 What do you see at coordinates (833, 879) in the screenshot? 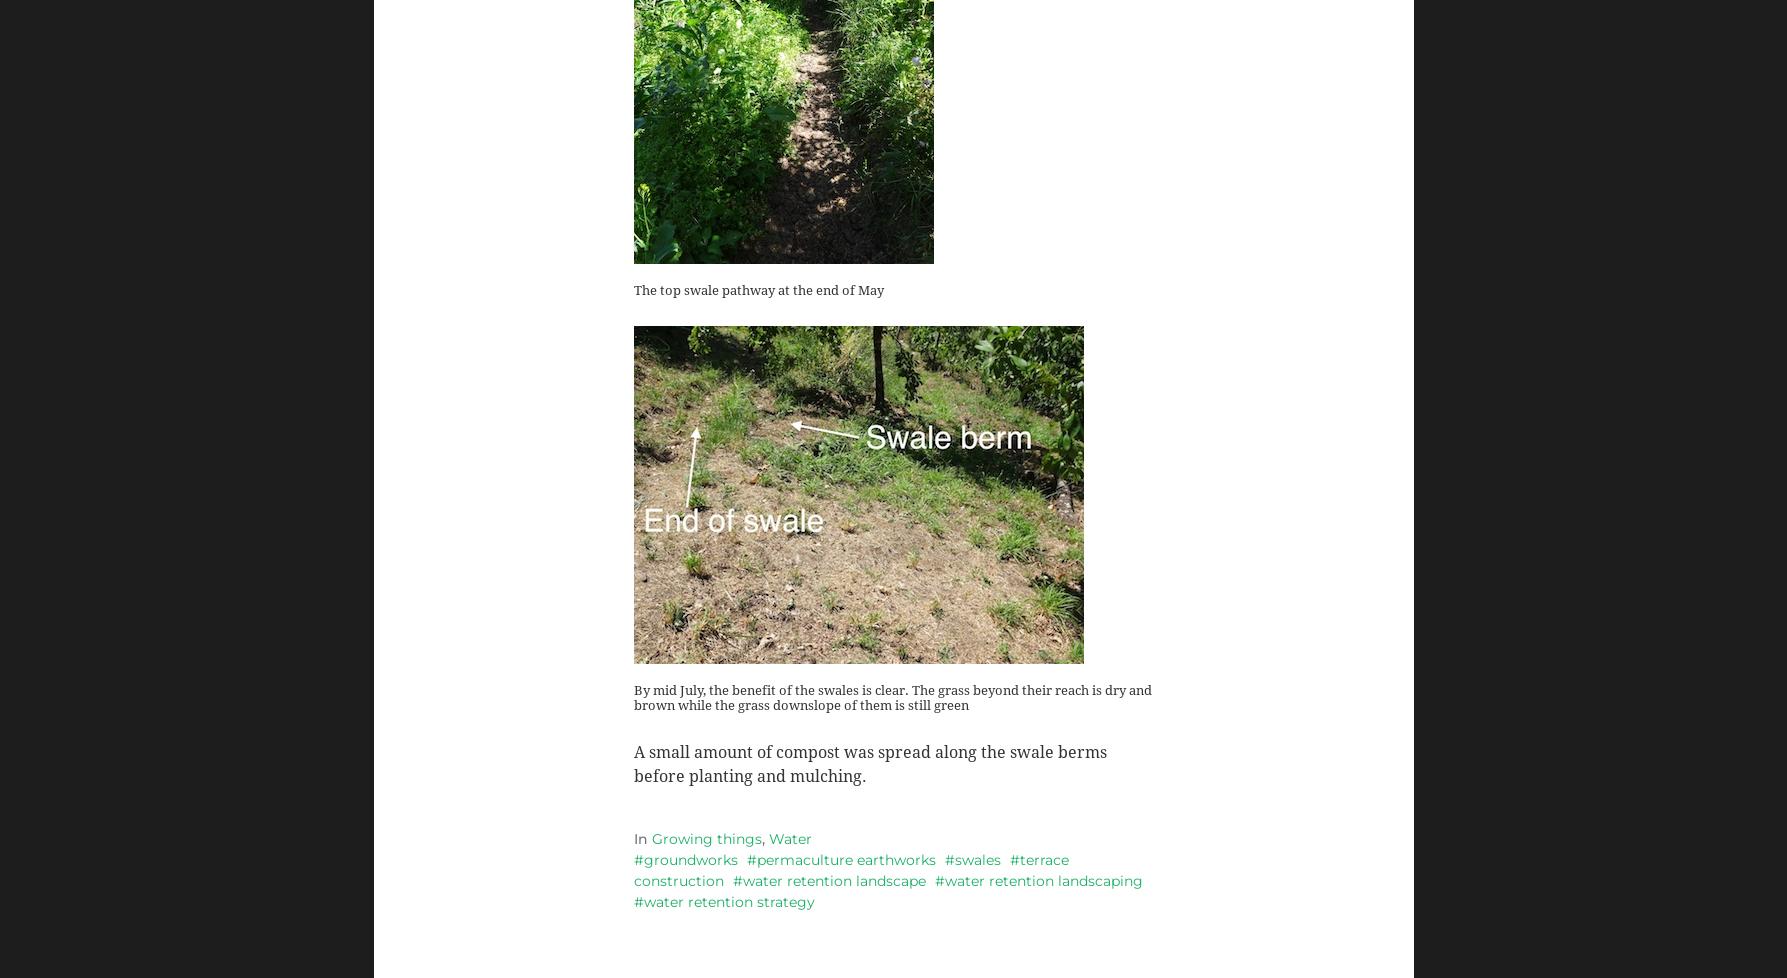
I see `'water retention landscape'` at bounding box center [833, 879].